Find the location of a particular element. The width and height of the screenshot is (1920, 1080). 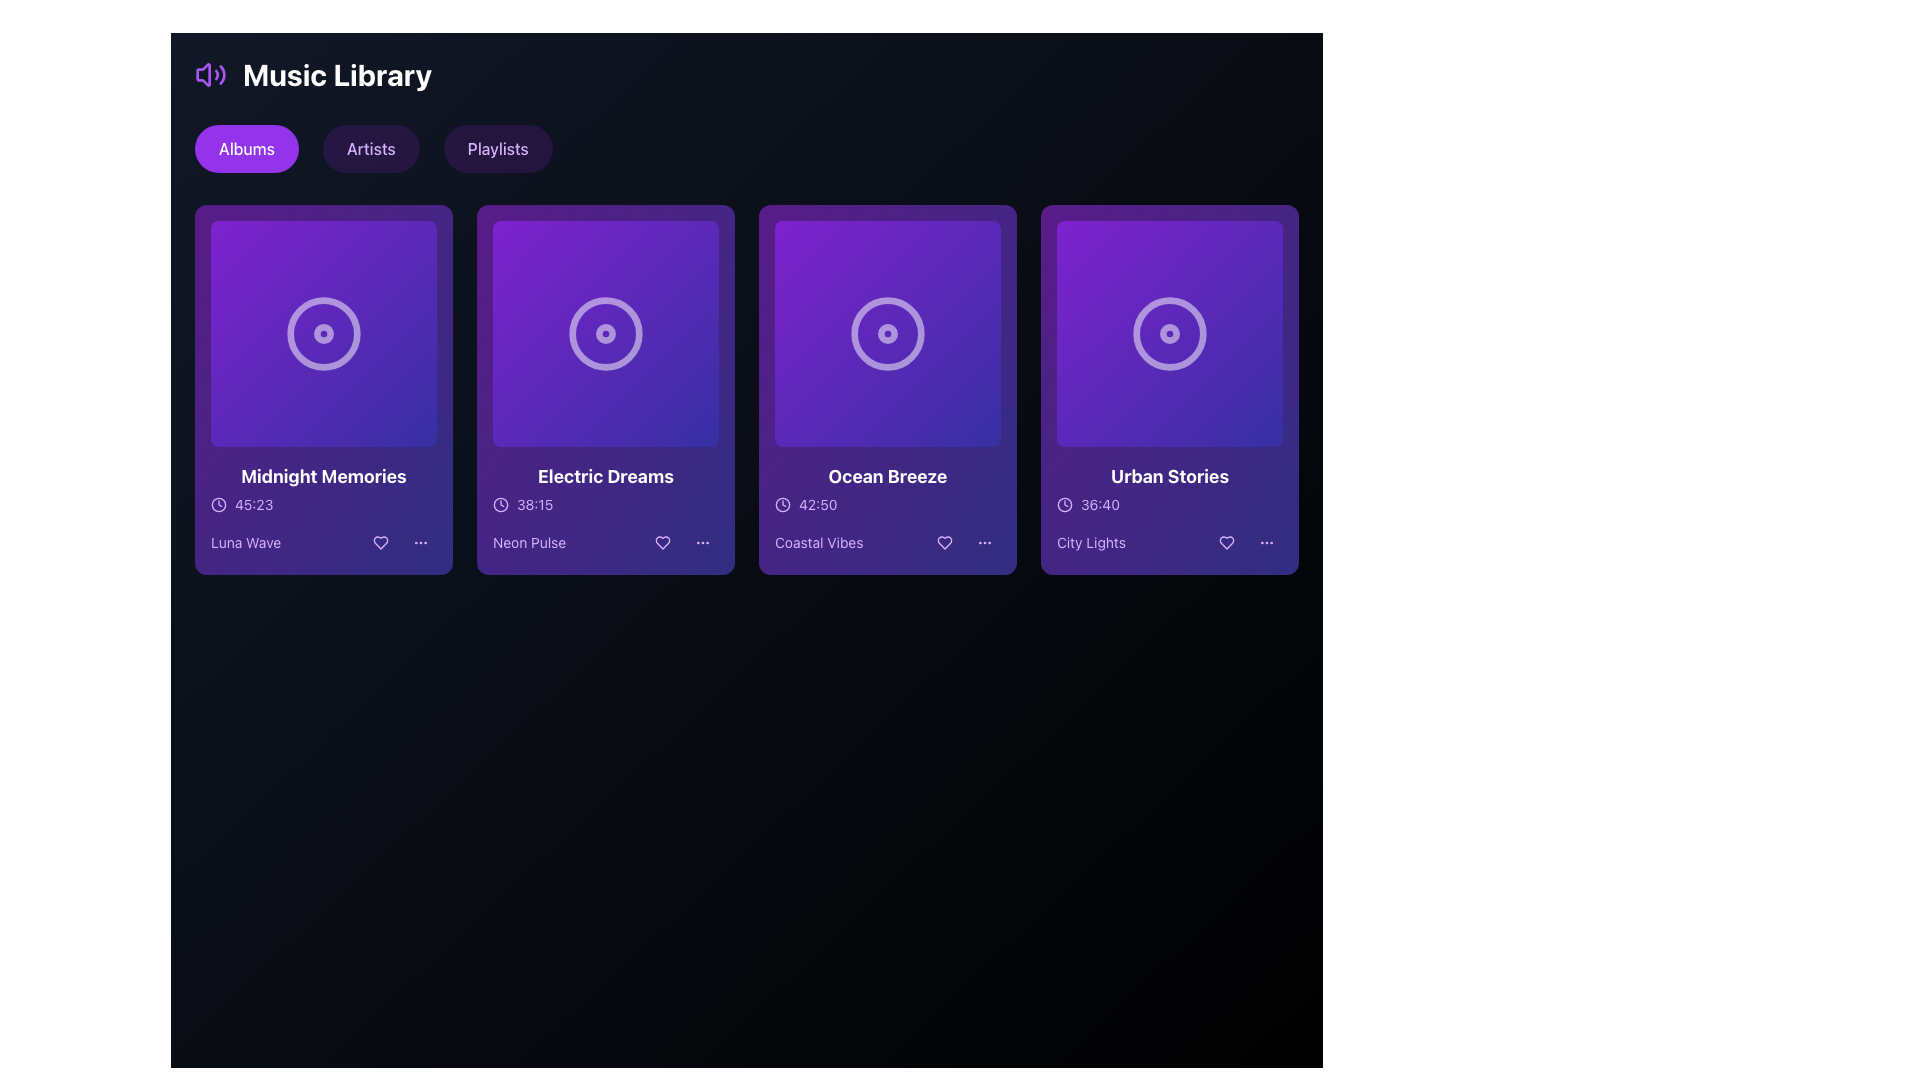

the clock icon located to the left of the text '45:23' in the 'Midnight Memories' card under the 'Albums' section is located at coordinates (219, 504).